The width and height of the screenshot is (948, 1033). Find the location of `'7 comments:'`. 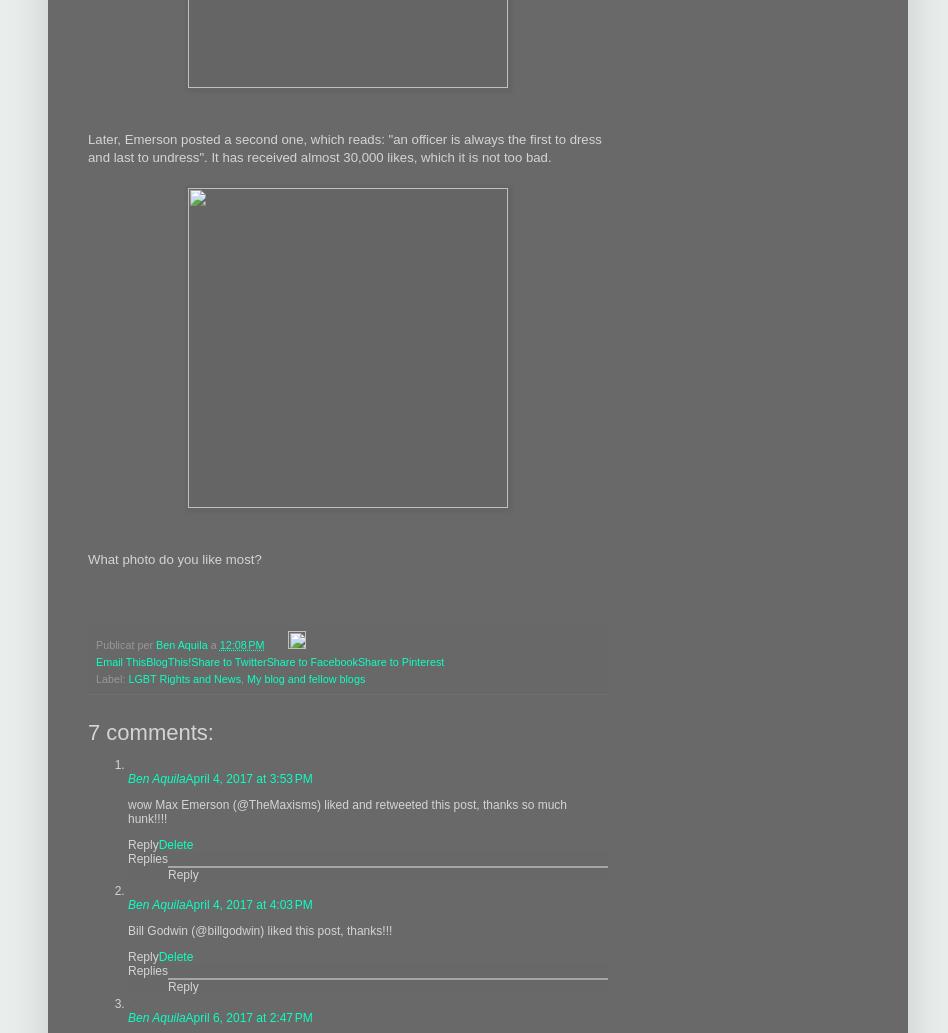

'7 comments:' is located at coordinates (149, 731).